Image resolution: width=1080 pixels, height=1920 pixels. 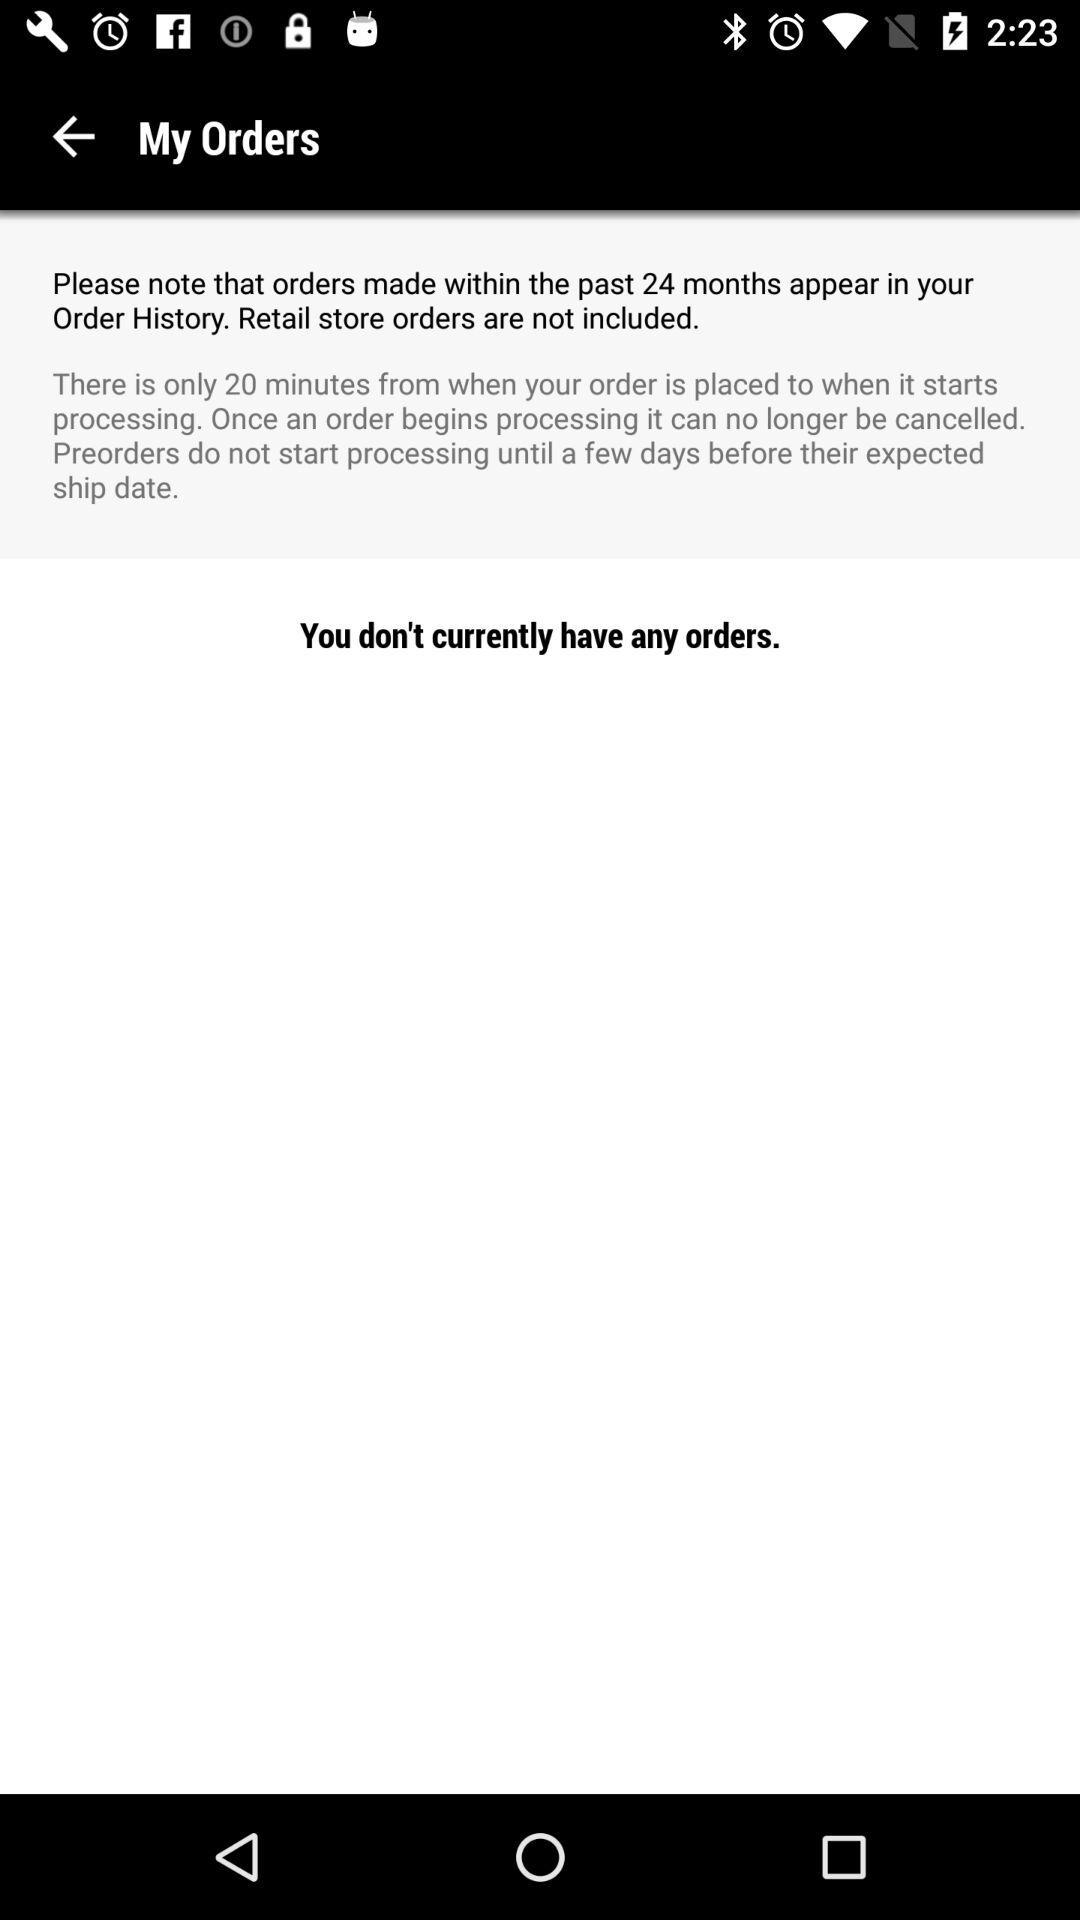 I want to click on the item to the left of the my orders item, so click(x=72, y=135).